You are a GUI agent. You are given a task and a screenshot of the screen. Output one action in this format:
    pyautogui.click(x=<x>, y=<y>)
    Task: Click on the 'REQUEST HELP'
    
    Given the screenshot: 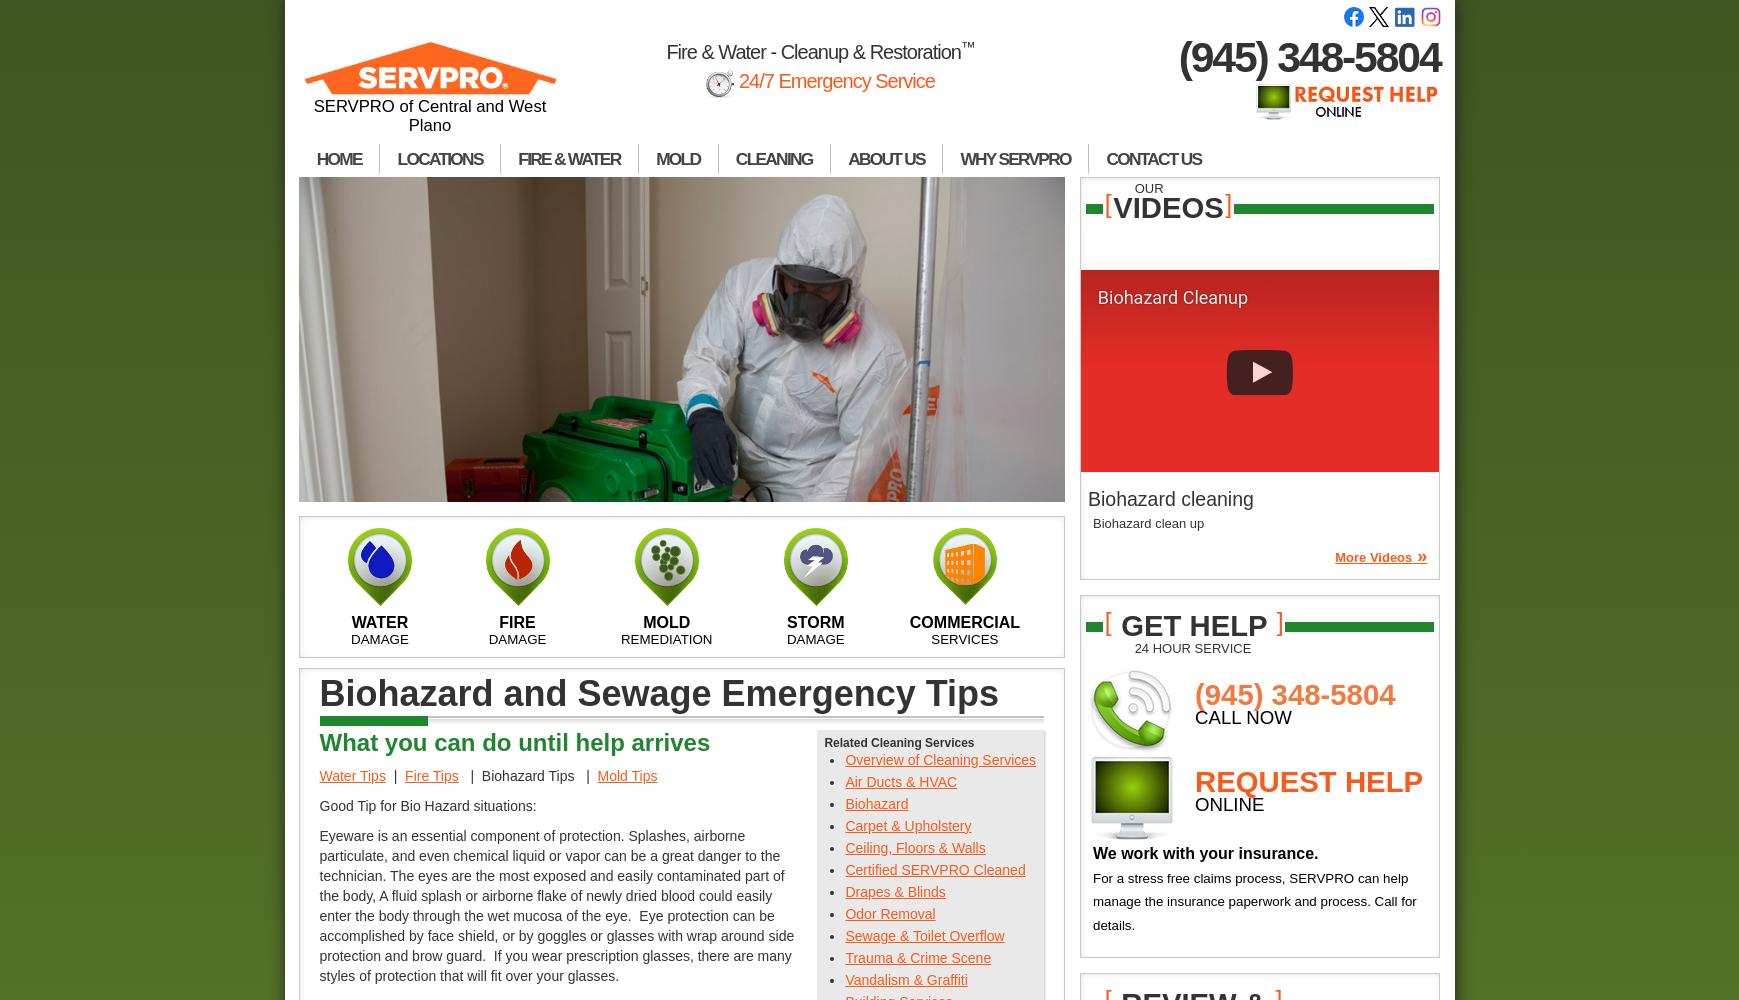 What is the action you would take?
    pyautogui.click(x=1307, y=780)
    